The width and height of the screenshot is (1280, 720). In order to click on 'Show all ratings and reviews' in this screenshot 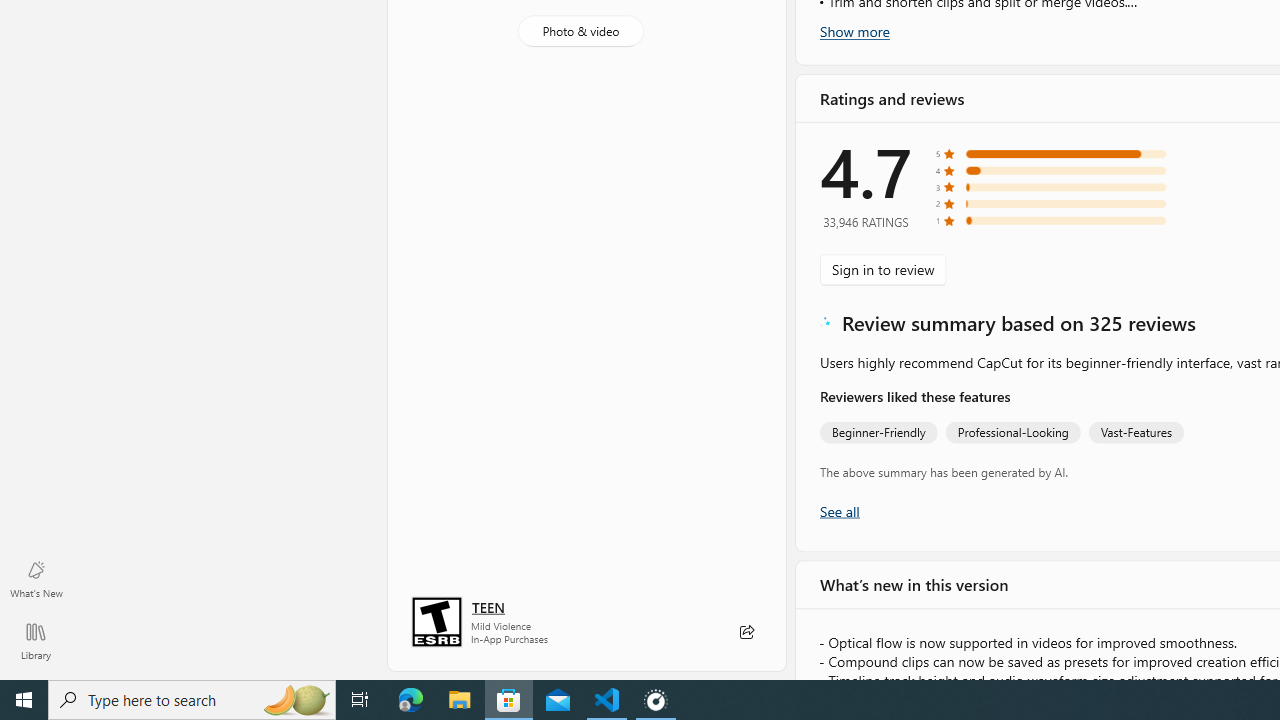, I will do `click(839, 528)`.